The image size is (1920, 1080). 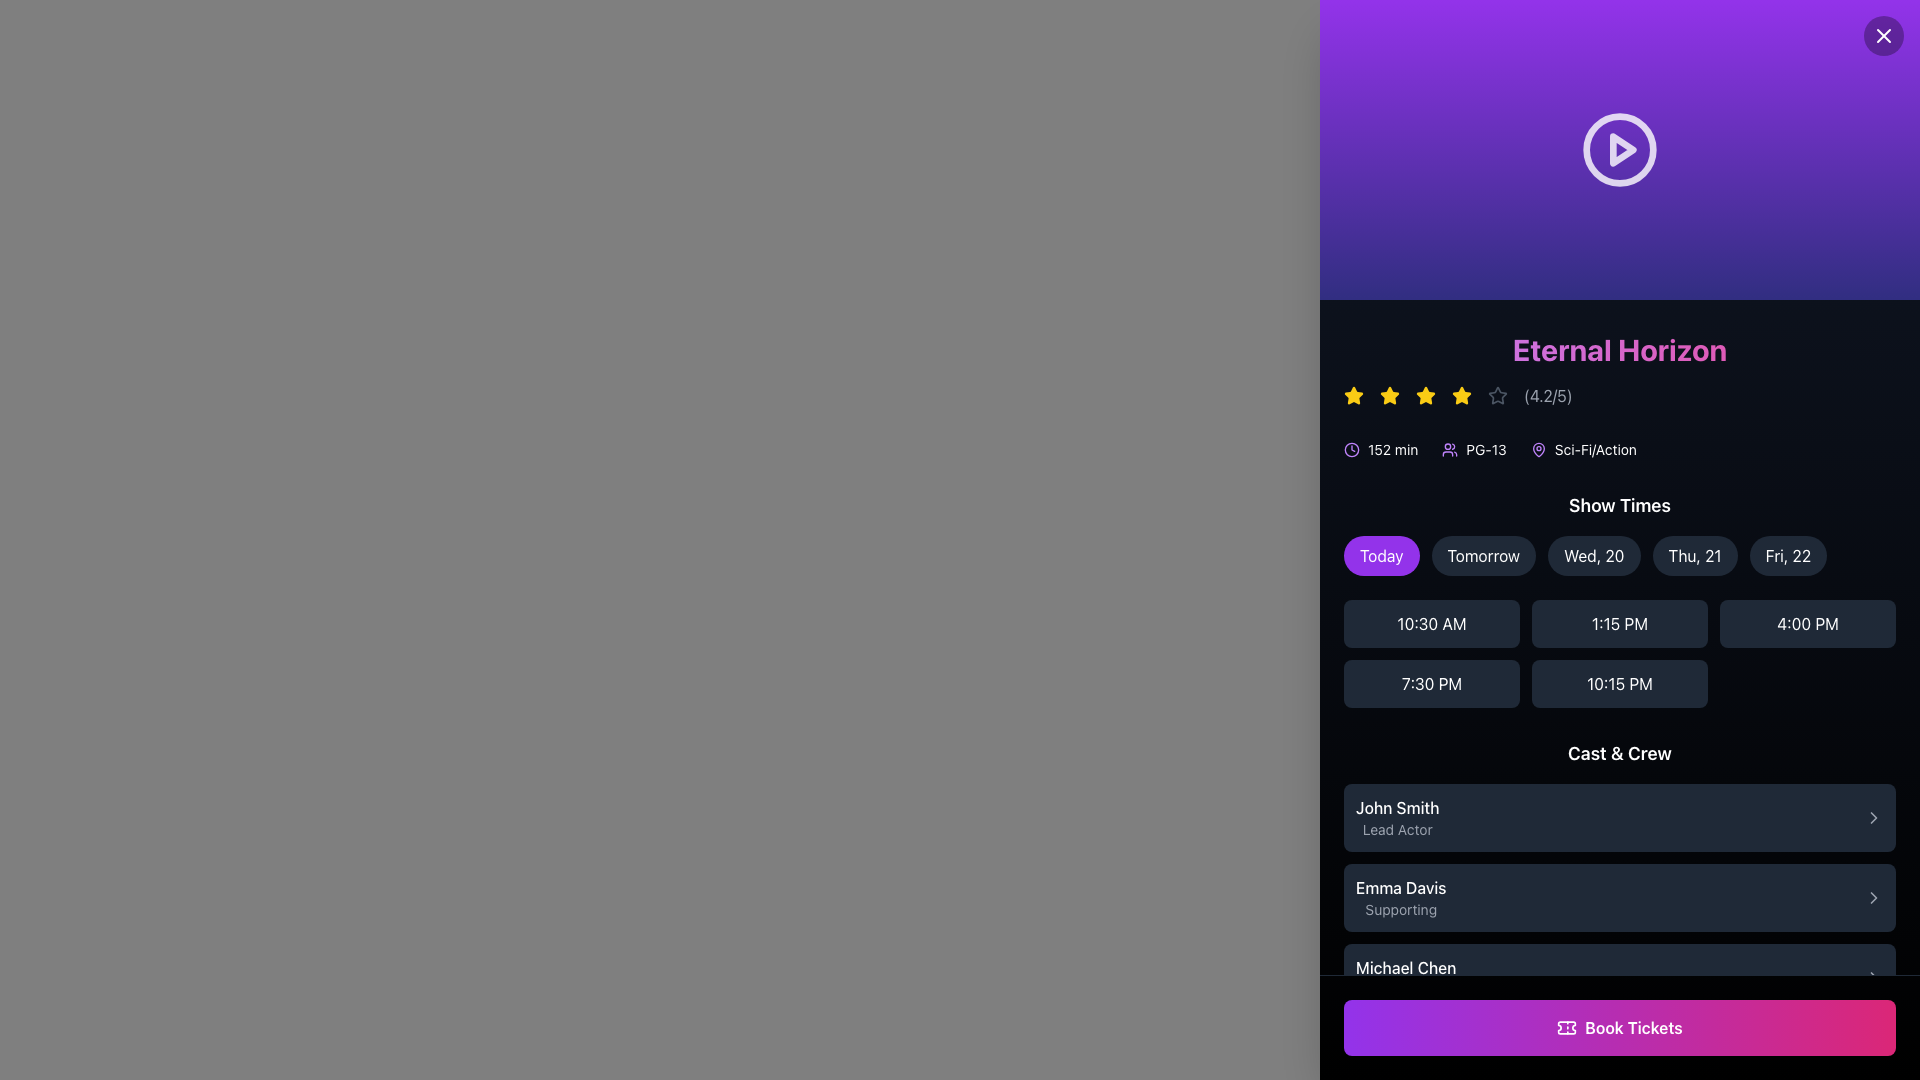 I want to click on the icon representing the GPS location or genre association for the movie 'Eternal Horizon', so click(x=1537, y=450).